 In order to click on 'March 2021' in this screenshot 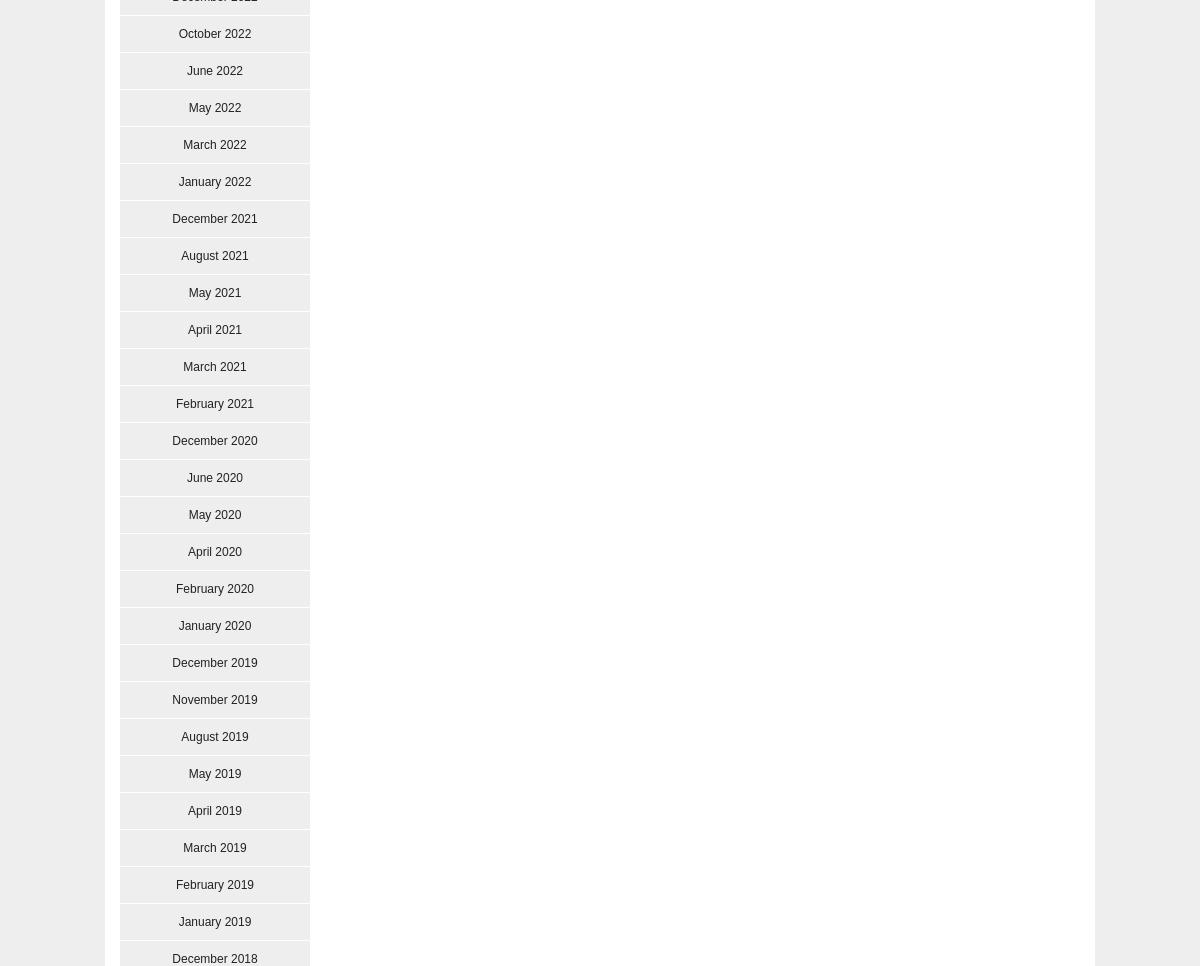, I will do `click(213, 365)`.